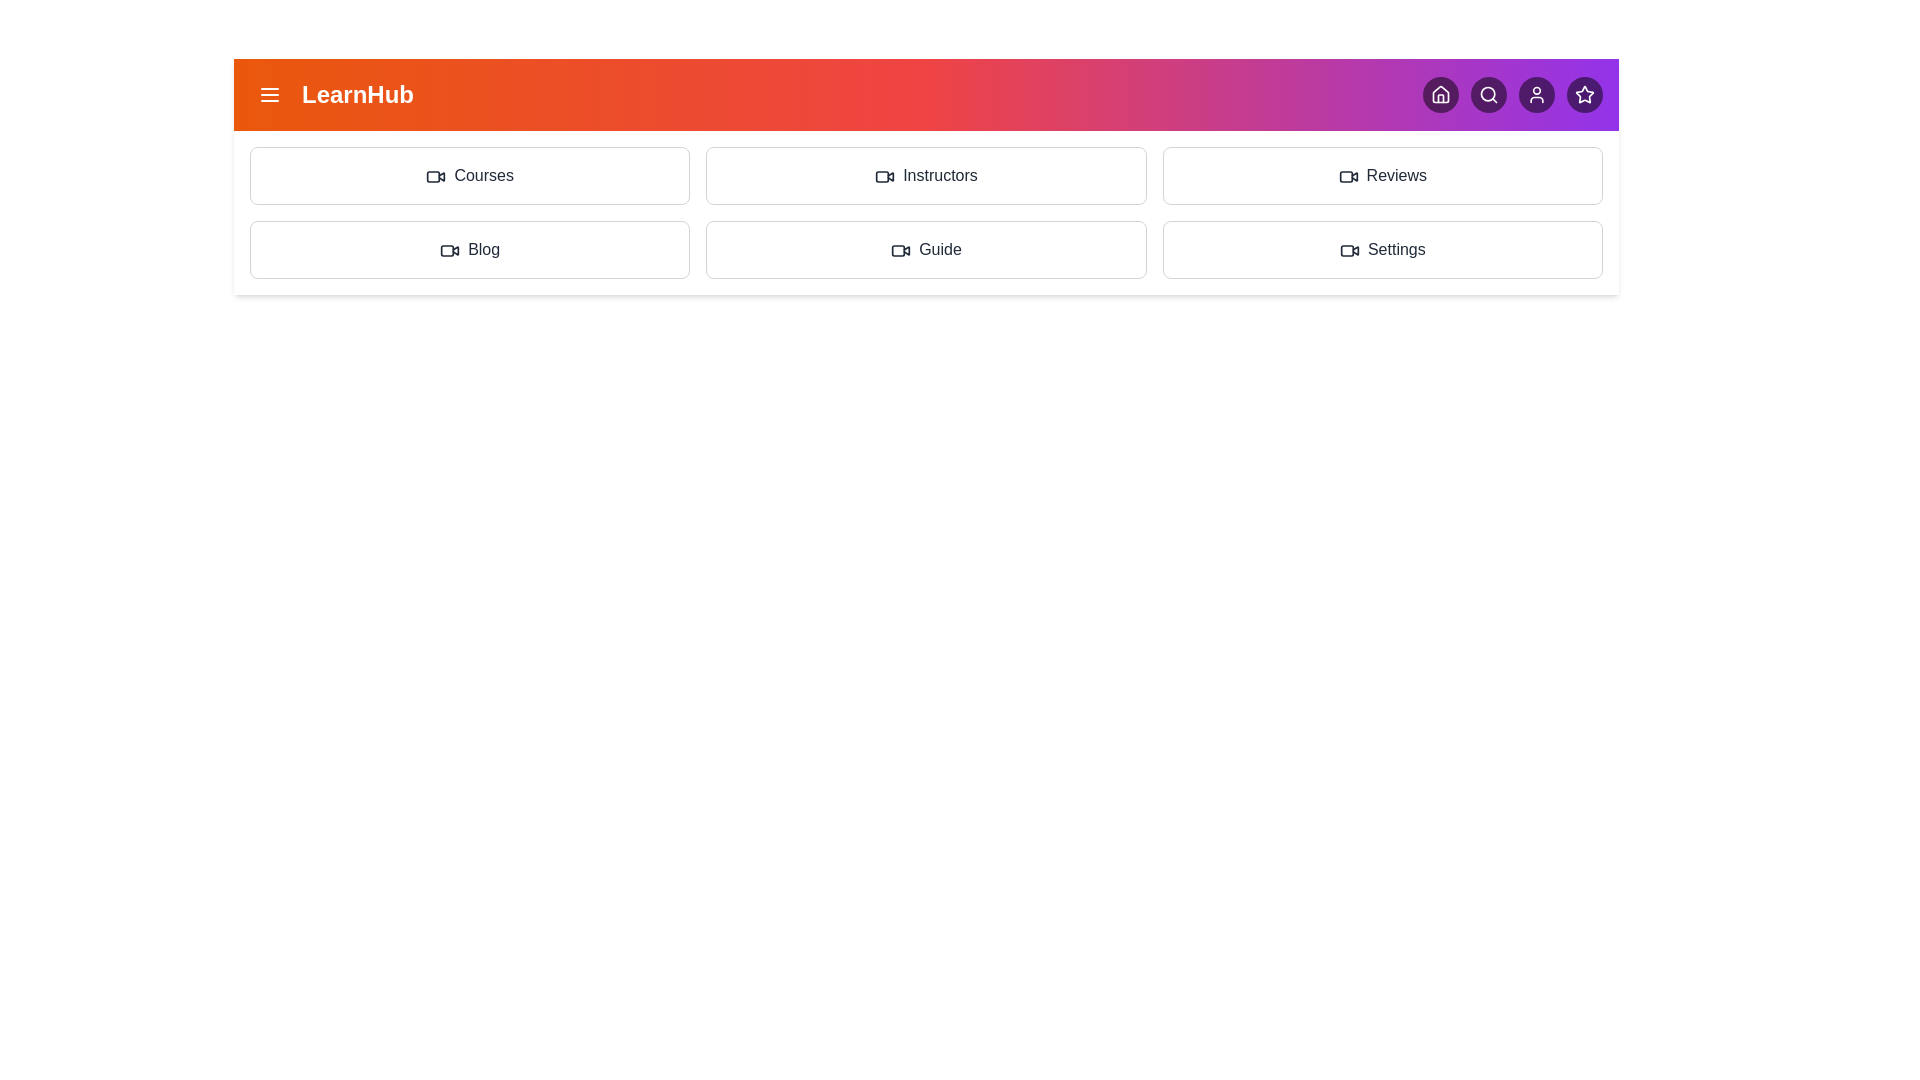  I want to click on the menu item Courses, so click(469, 175).